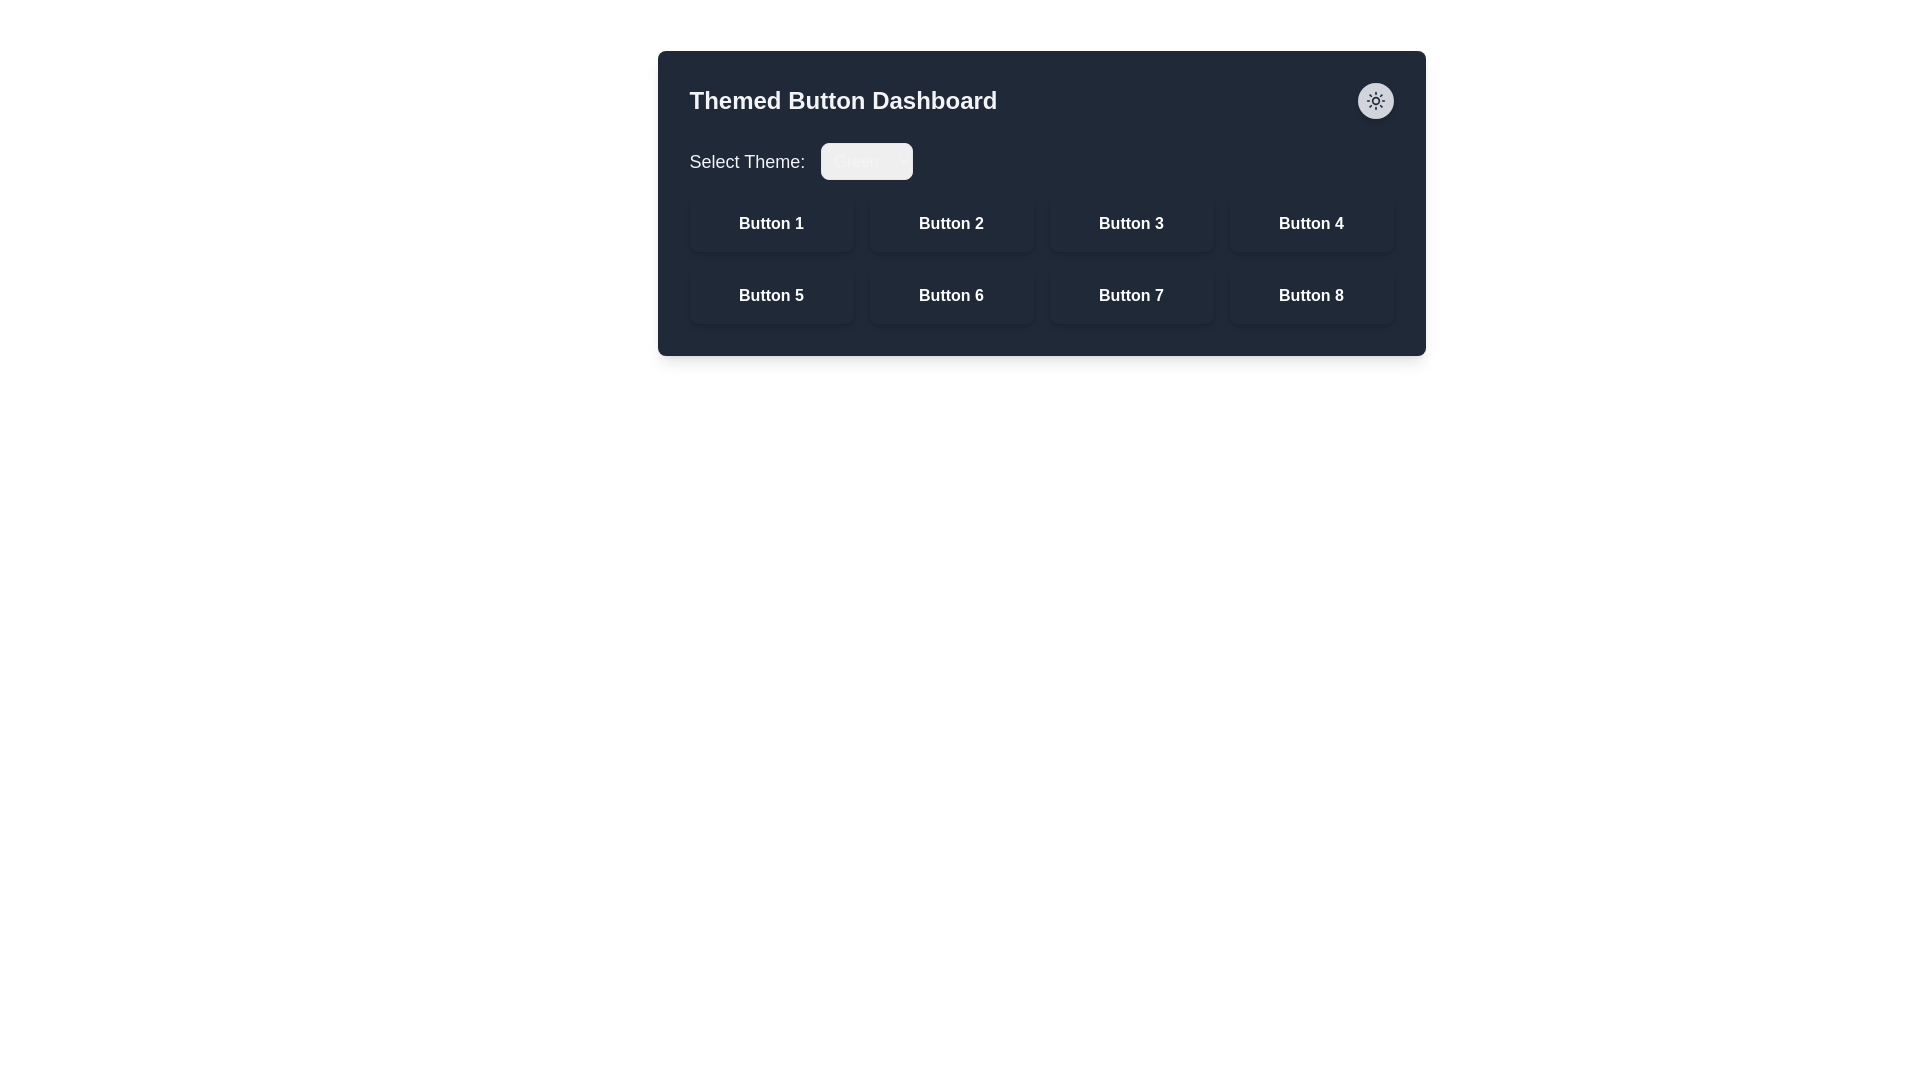 The width and height of the screenshot is (1920, 1080). I want to click on 'Button 2', a rectangular button with white bold text on a green background, so click(950, 223).